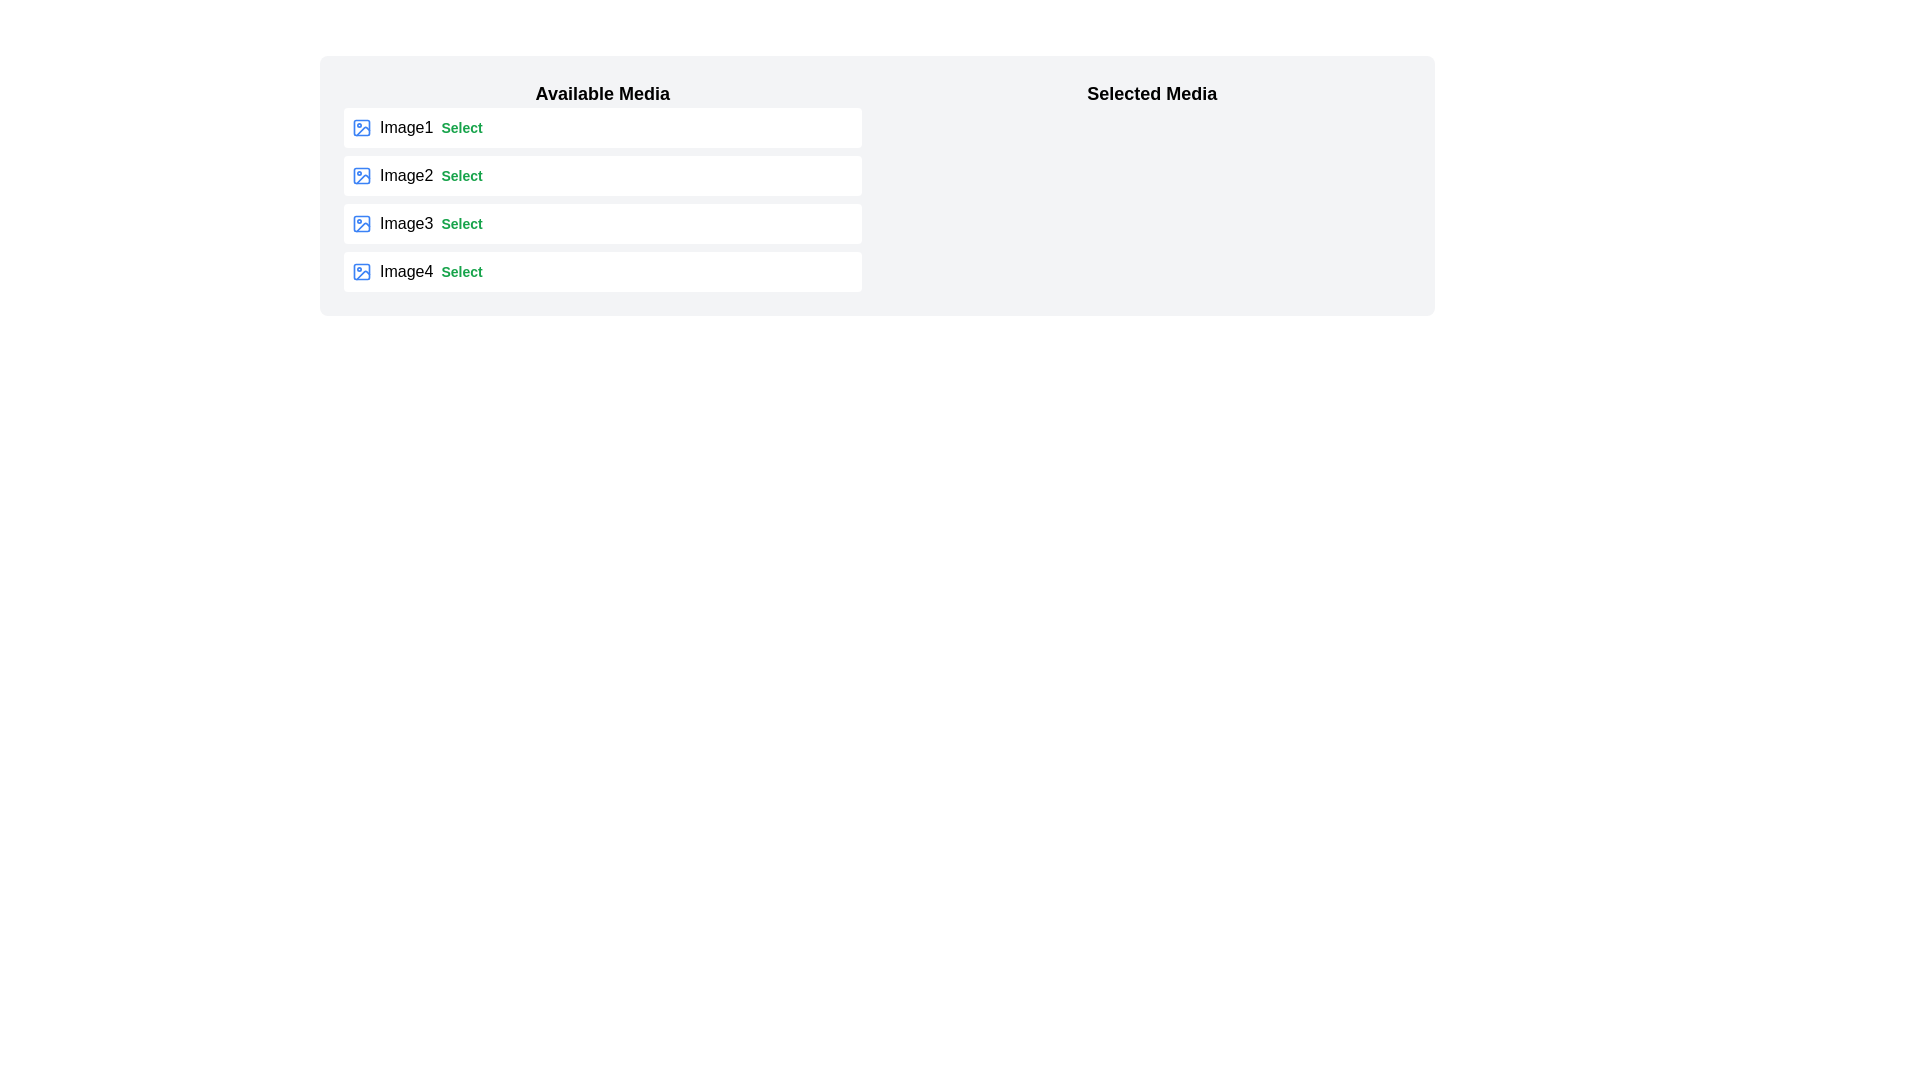  Describe the element at coordinates (405, 223) in the screenshot. I see `text of the Label element displaying 'Image3', located in the third row of the 'Available Media' section` at that location.